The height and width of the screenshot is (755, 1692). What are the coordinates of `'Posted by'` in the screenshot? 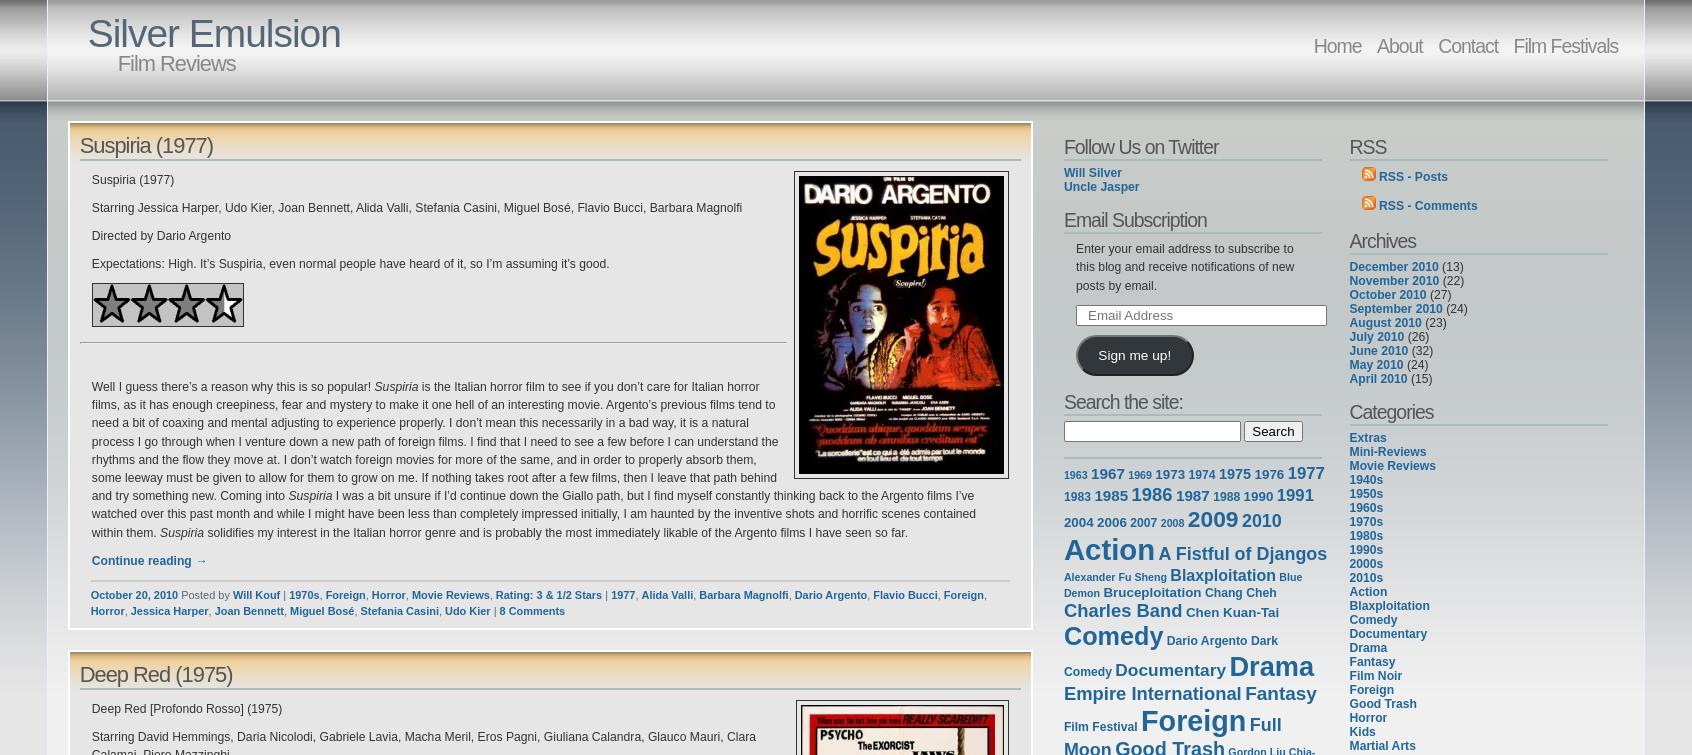 It's located at (180, 593).